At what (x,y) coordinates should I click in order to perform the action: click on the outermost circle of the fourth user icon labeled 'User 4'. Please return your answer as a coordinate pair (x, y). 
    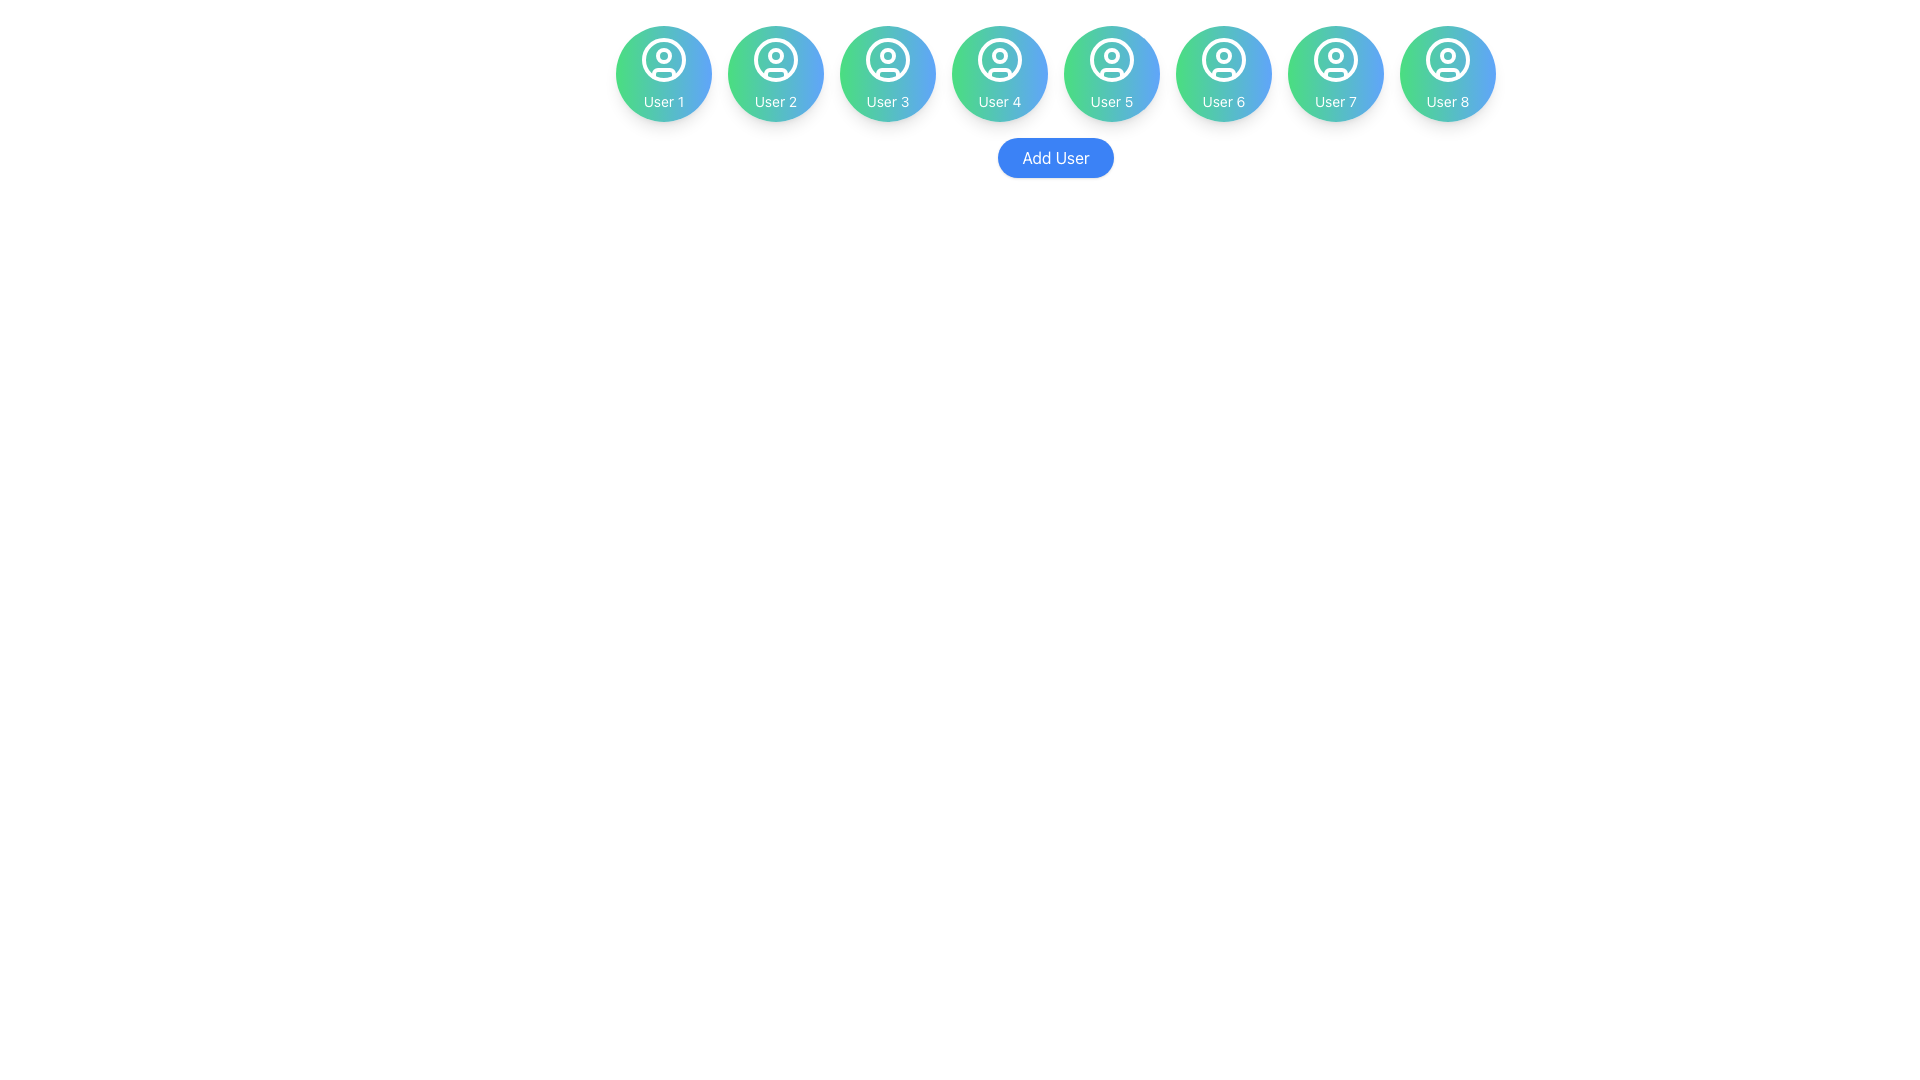
    Looking at the image, I should click on (999, 59).